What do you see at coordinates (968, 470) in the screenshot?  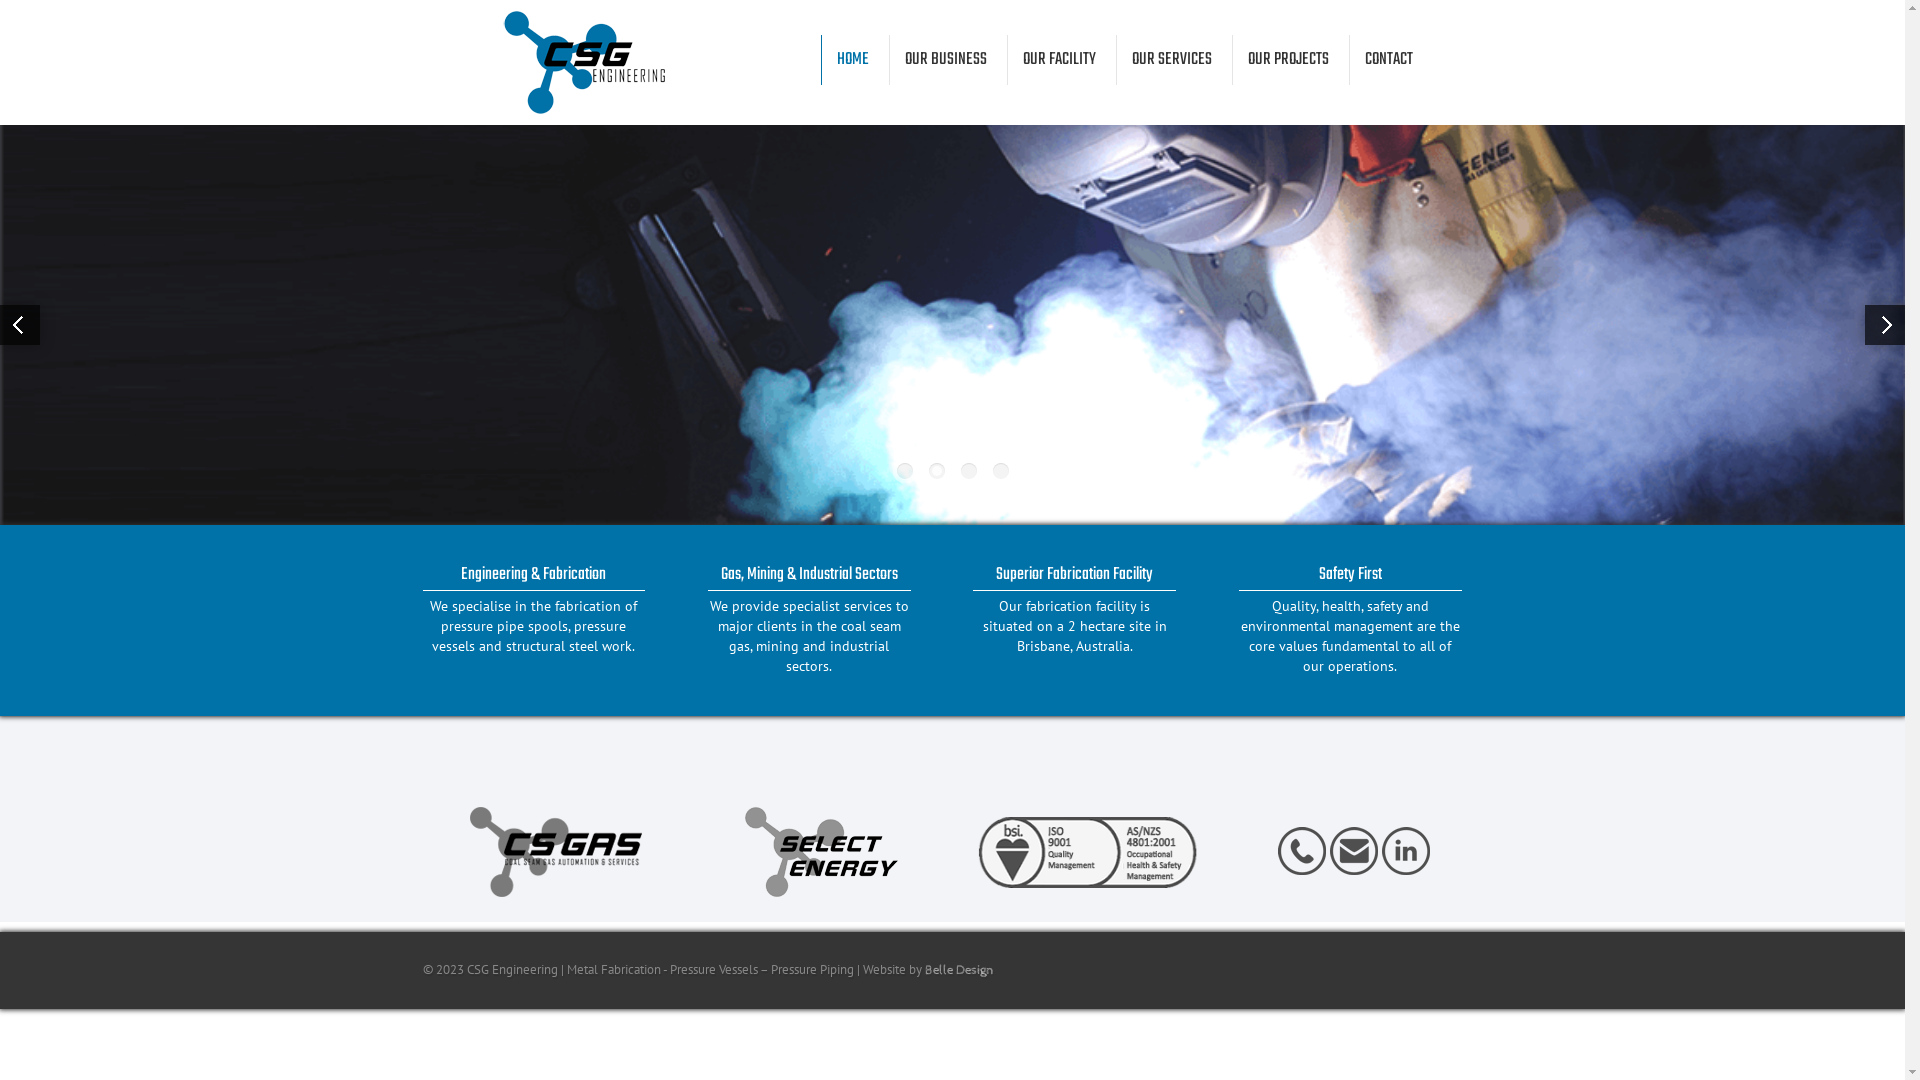 I see `'3'` at bounding box center [968, 470].